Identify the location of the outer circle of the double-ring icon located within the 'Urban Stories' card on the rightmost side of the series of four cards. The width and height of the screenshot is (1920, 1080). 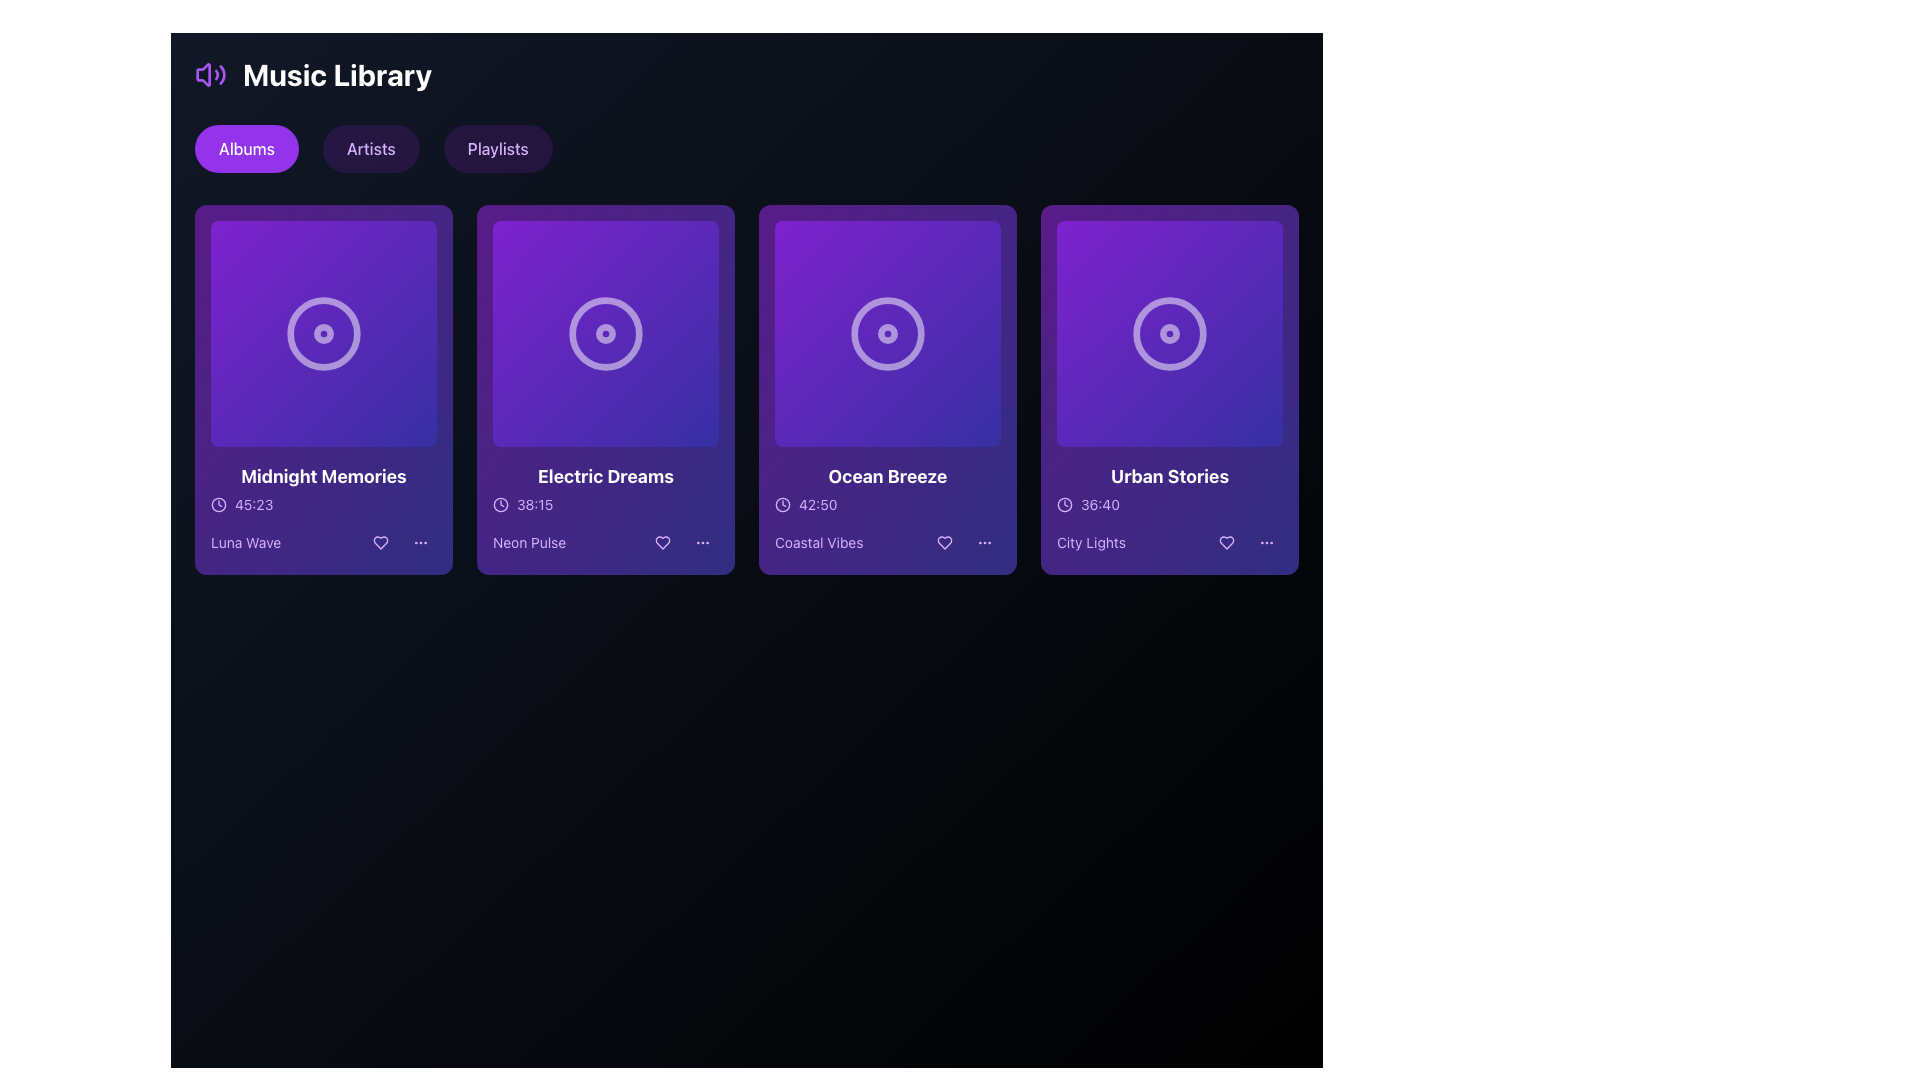
(1170, 333).